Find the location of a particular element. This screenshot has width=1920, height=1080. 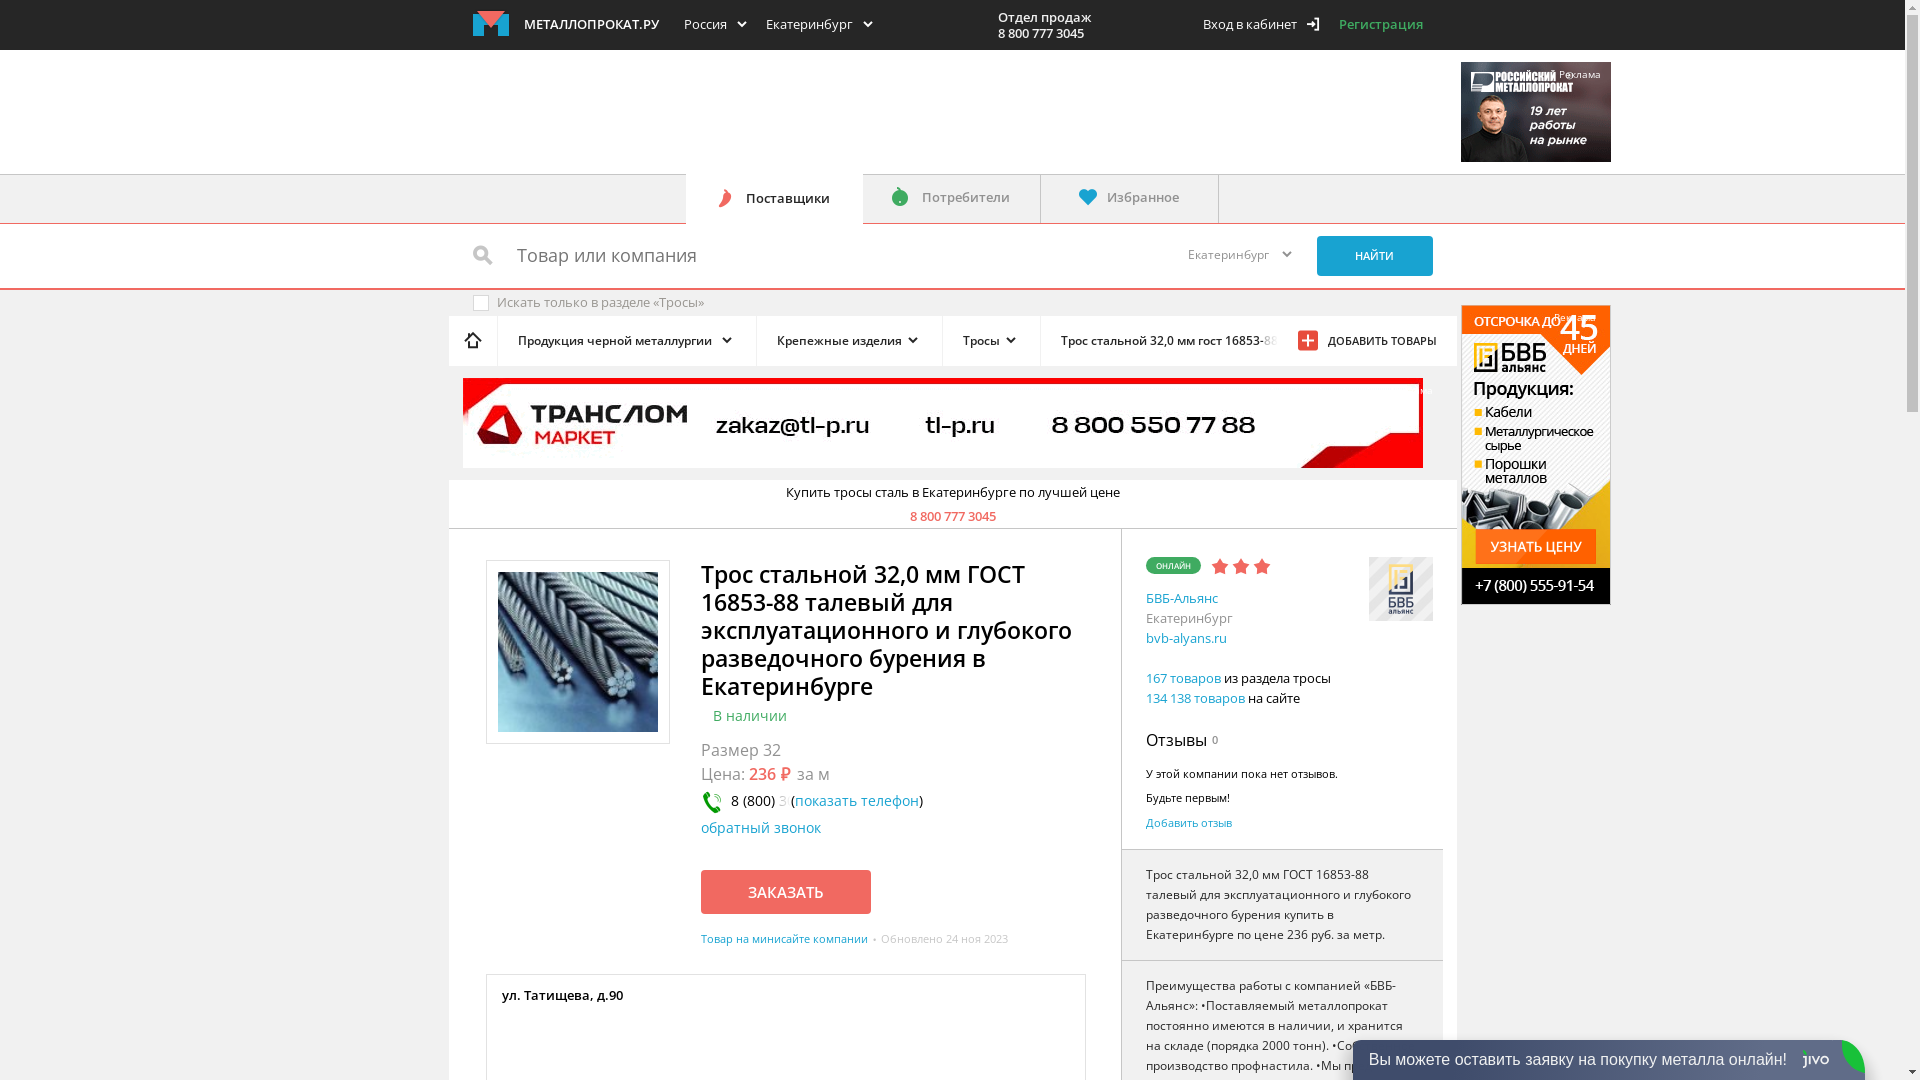

'bvb-alyans.ru' is located at coordinates (1186, 637).